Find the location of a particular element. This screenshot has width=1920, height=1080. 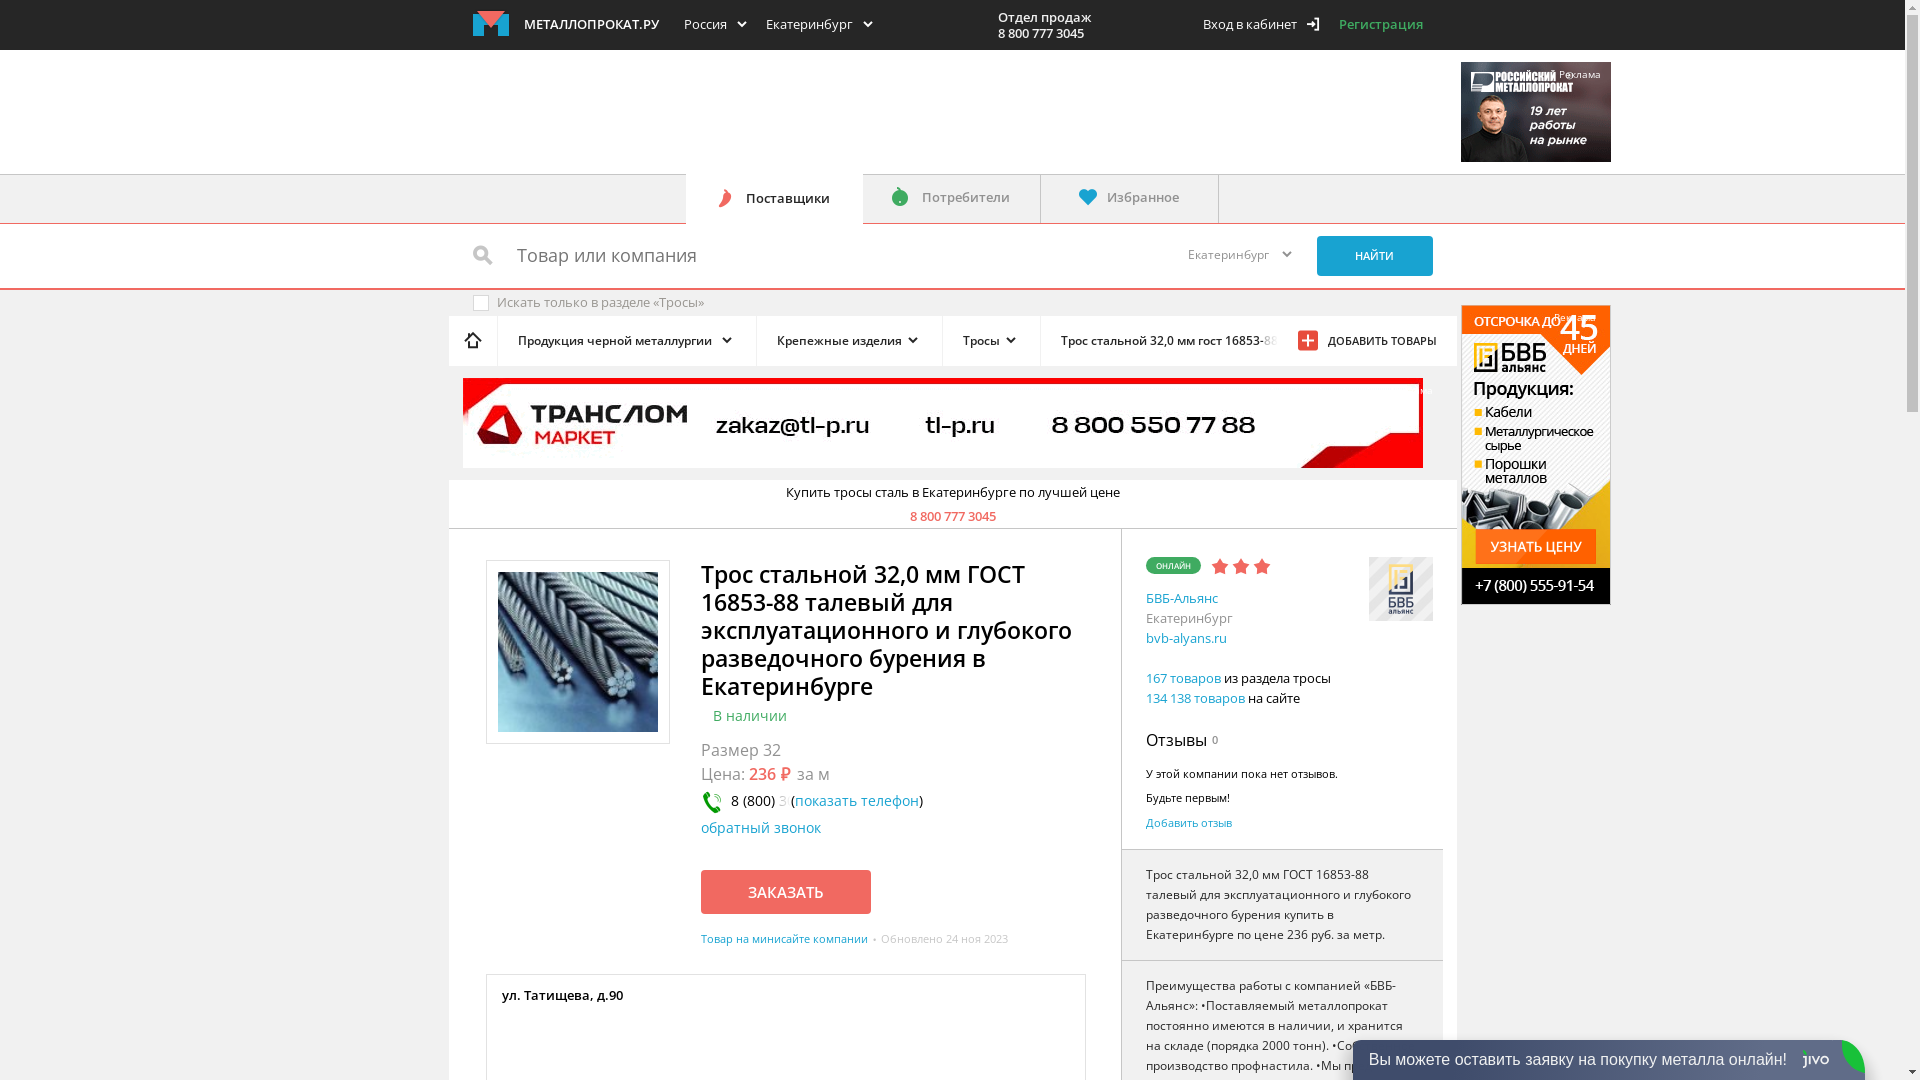

'bvb-alyans.ru' is located at coordinates (1186, 637).